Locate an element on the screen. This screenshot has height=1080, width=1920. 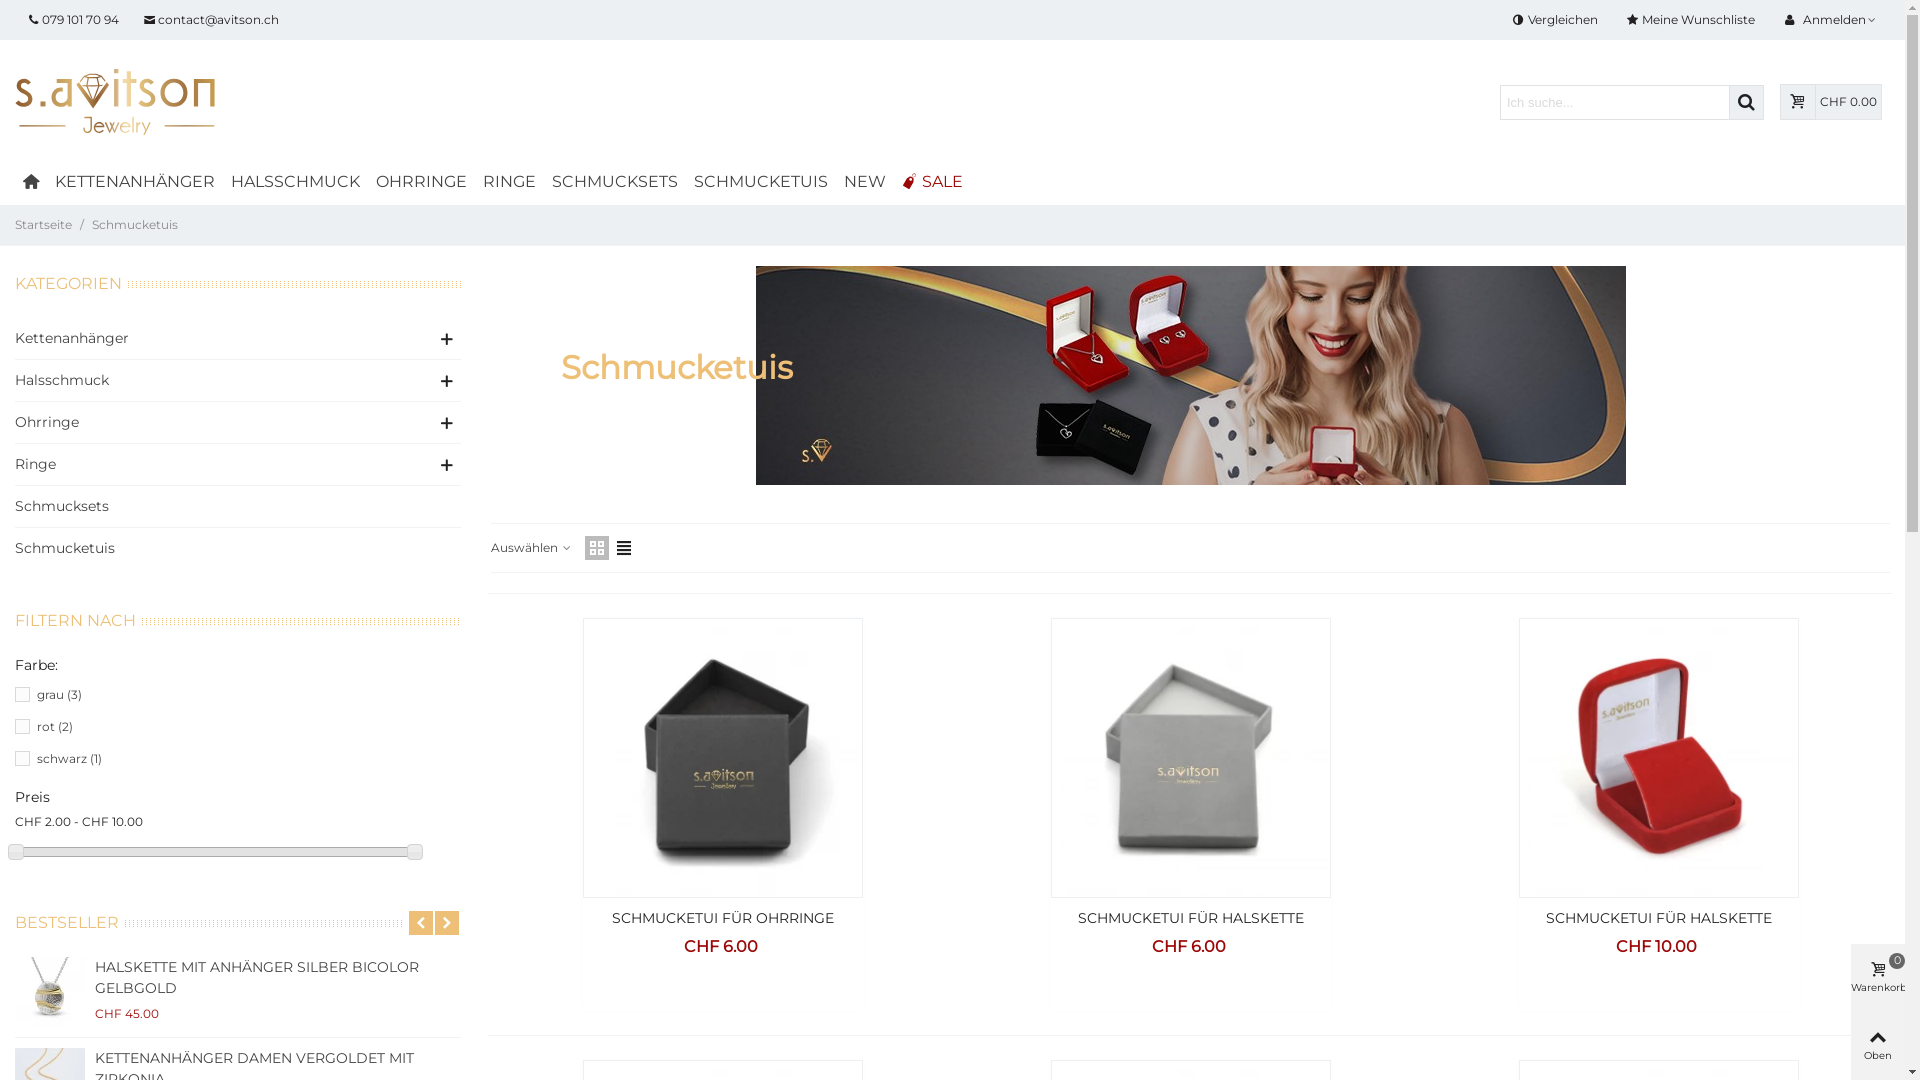
'Vergleichen' is located at coordinates (1499, 19).